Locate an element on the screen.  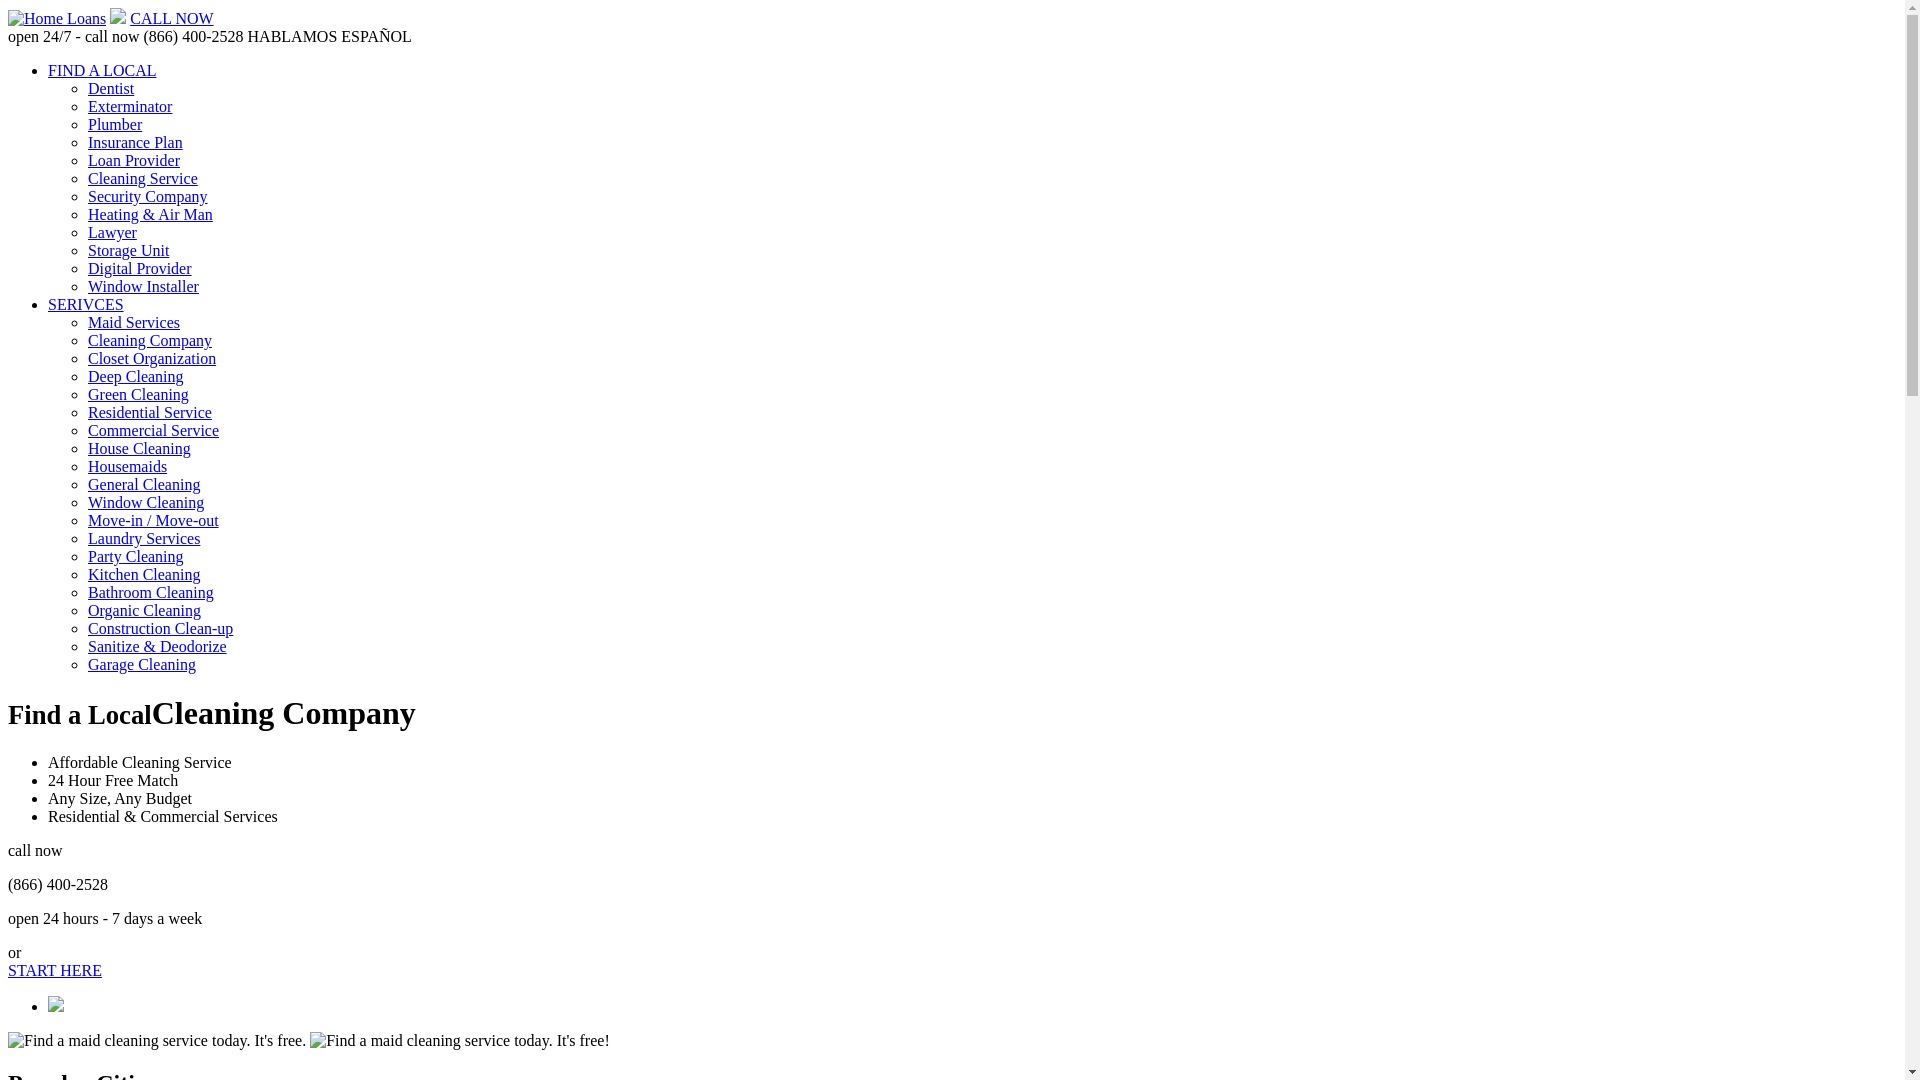
'Bathroom Cleaning' is located at coordinates (86, 591).